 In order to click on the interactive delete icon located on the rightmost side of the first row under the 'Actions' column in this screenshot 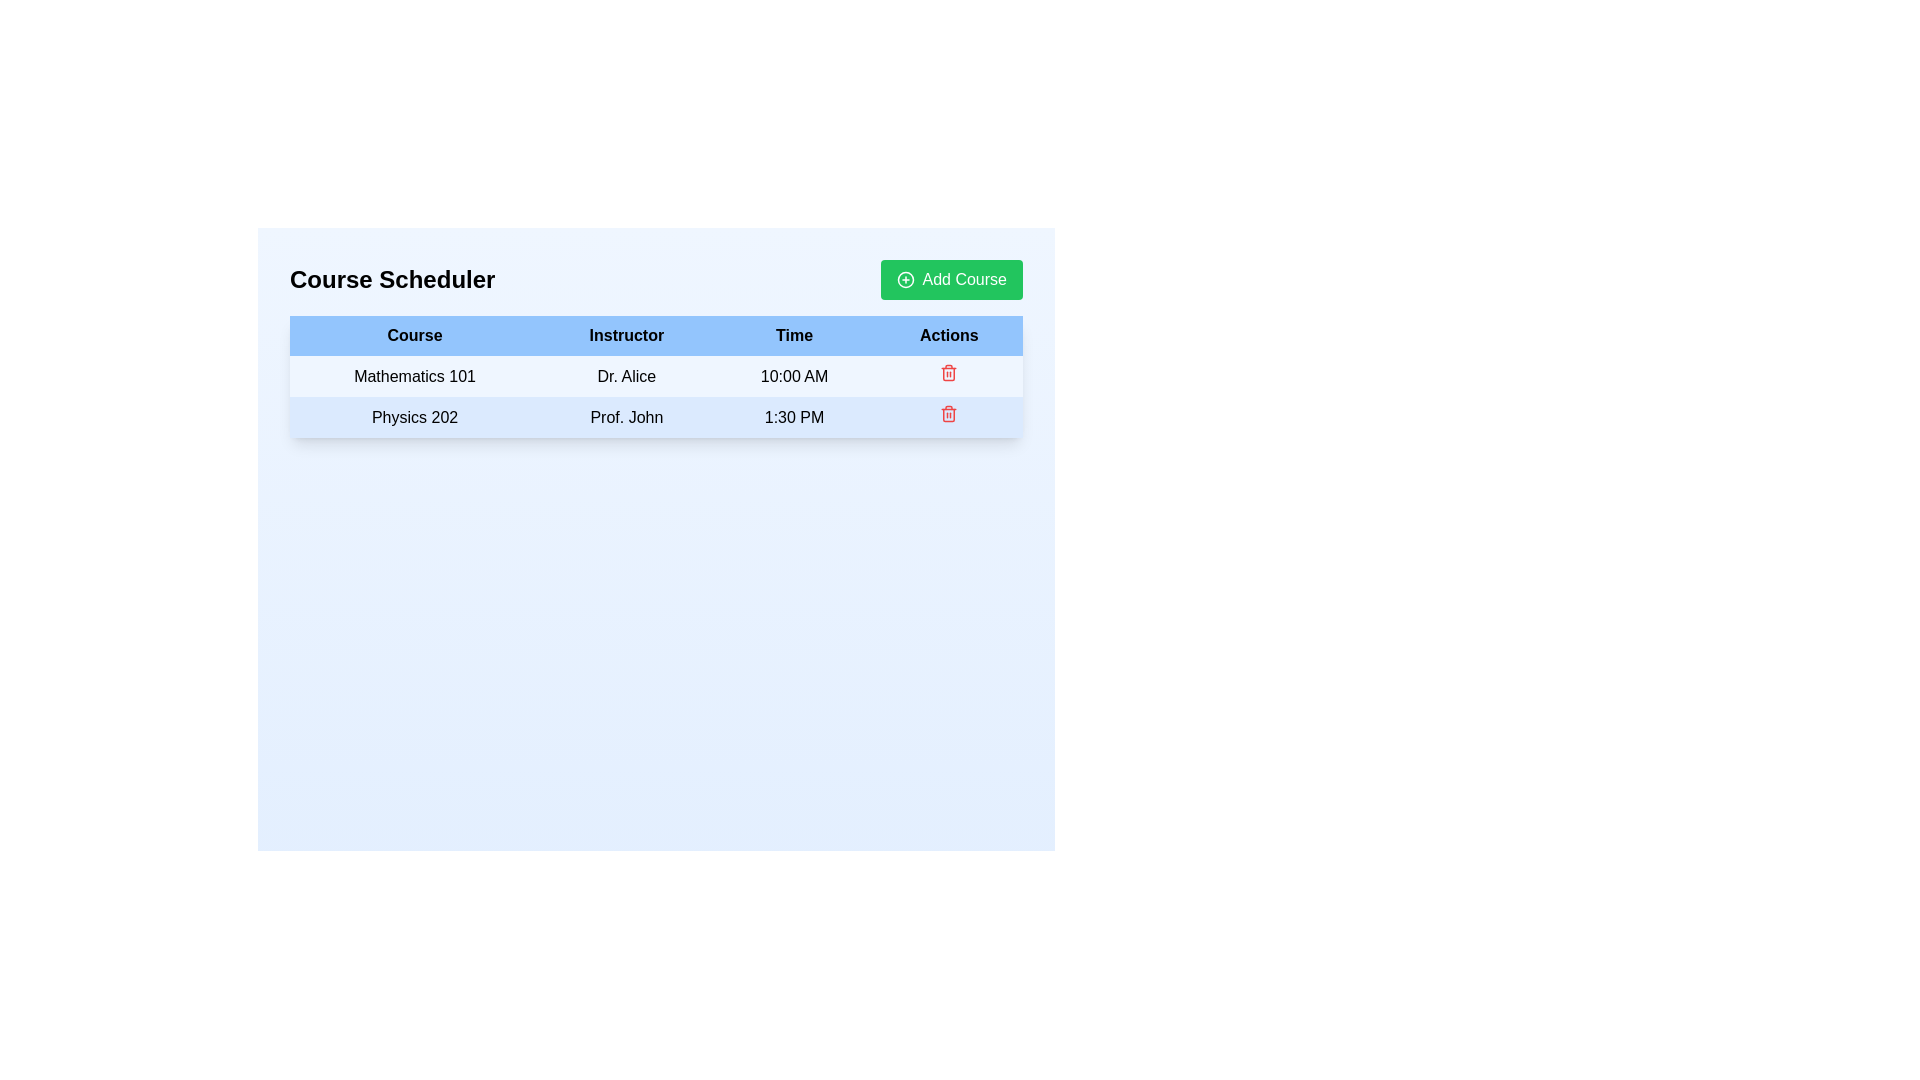, I will do `click(948, 376)`.